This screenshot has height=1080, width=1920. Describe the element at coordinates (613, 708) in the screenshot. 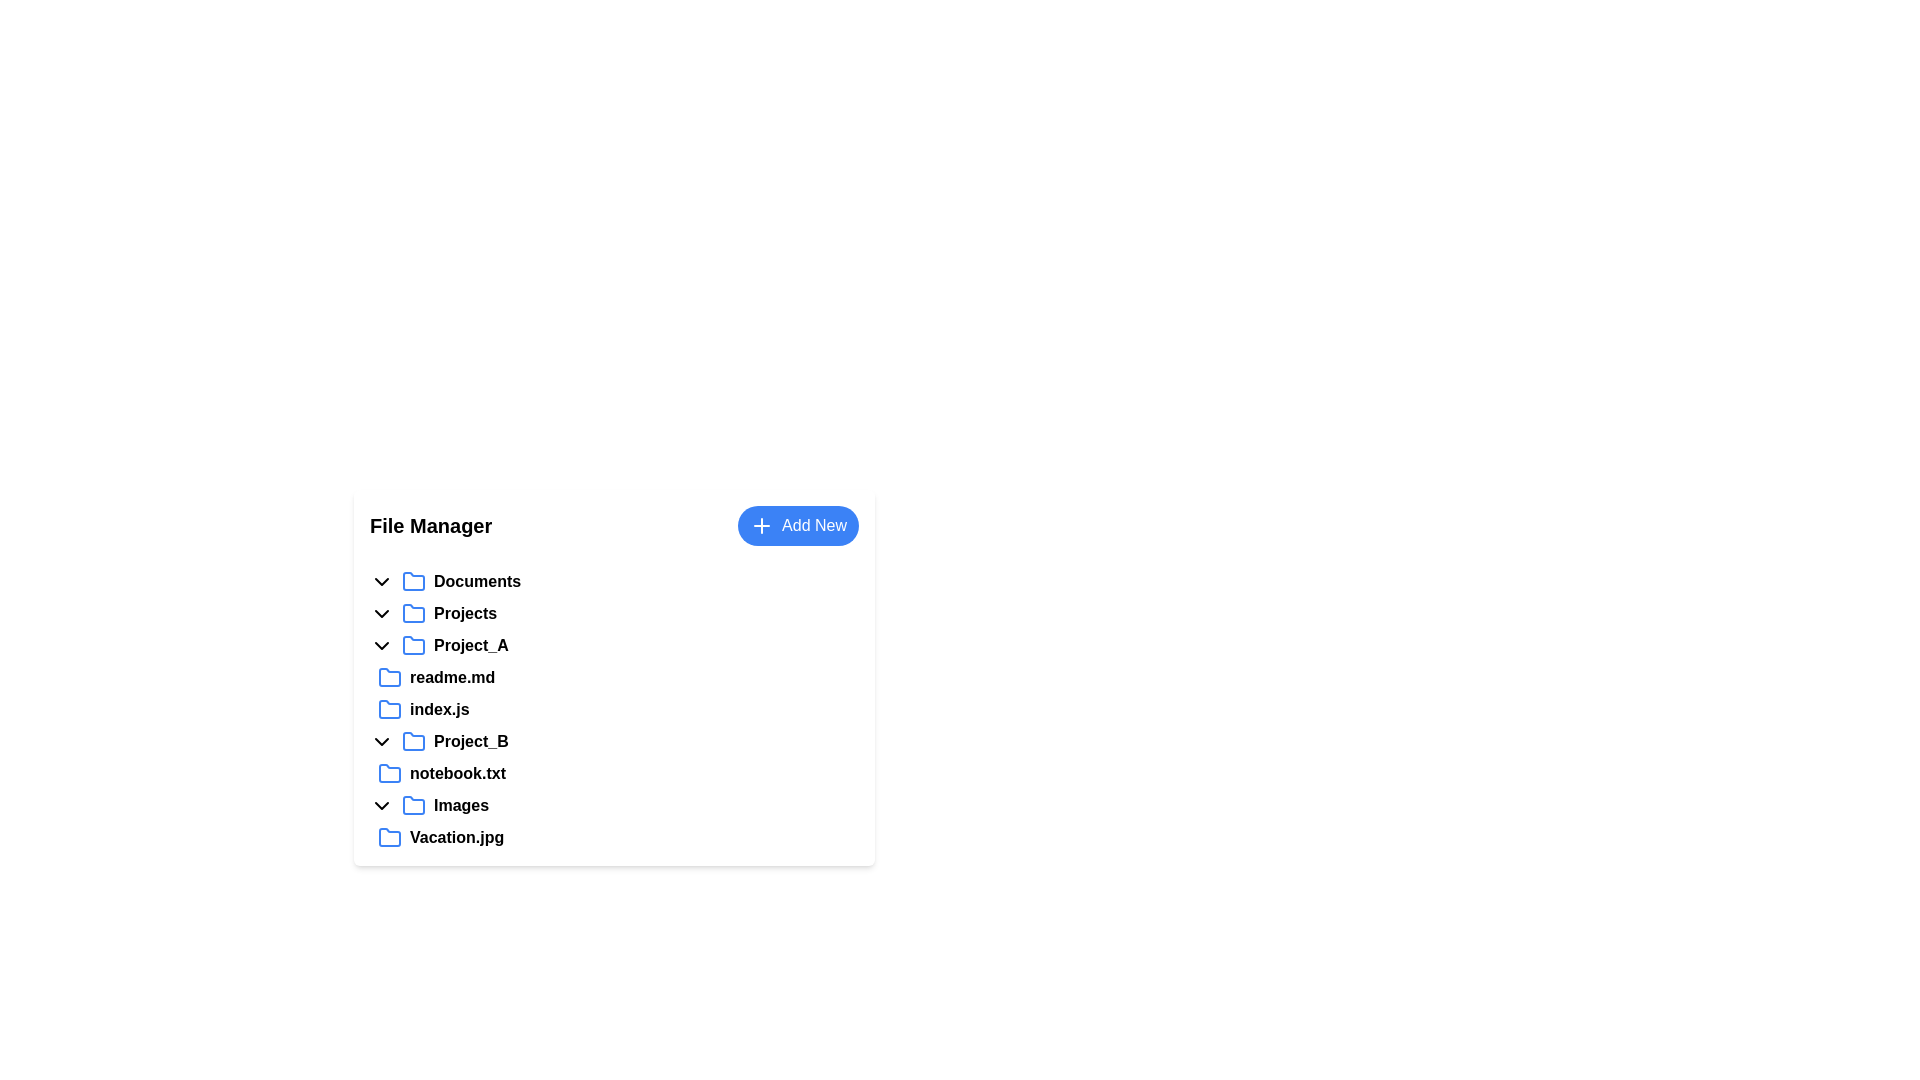

I see `the hierarchical list item in the File Manager` at that location.